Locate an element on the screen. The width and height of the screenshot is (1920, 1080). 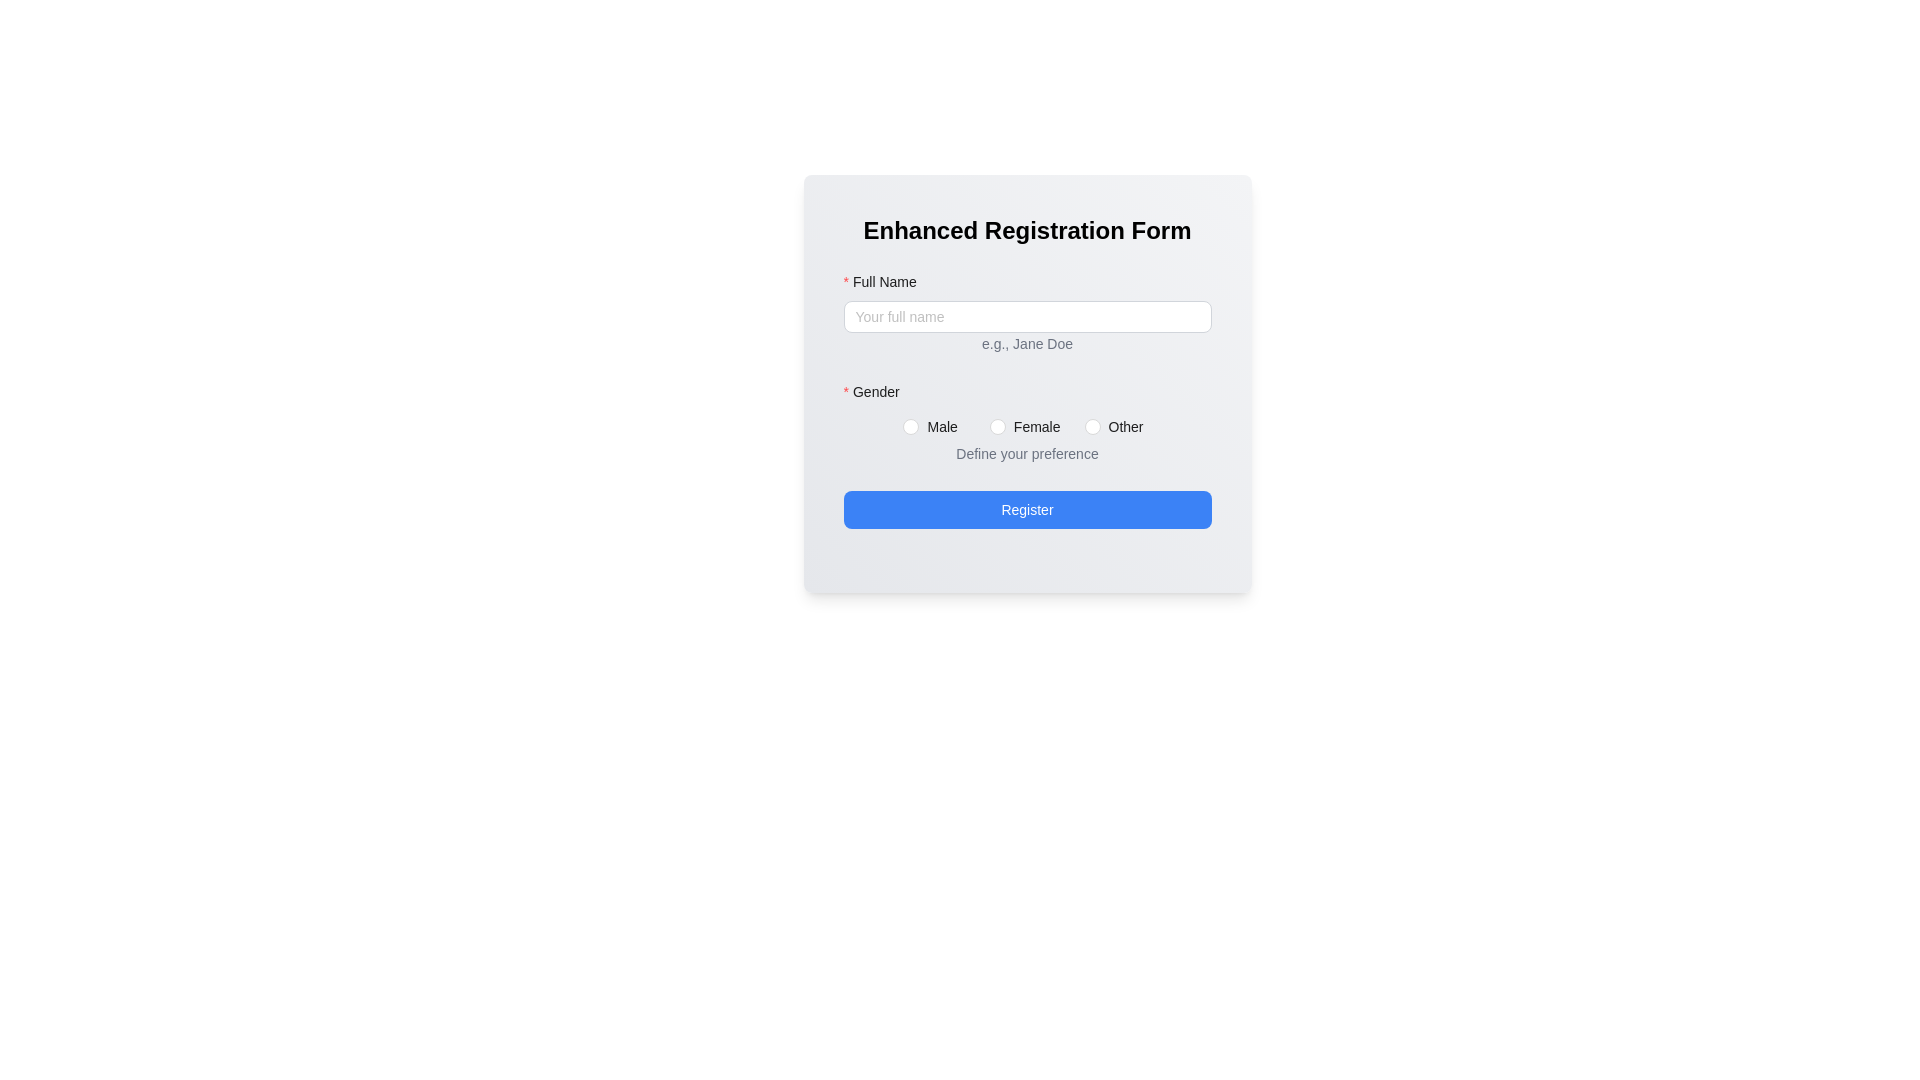
the unselected circular radio button for the 'Male' option in the 'Gender' section of the form is located at coordinates (910, 426).